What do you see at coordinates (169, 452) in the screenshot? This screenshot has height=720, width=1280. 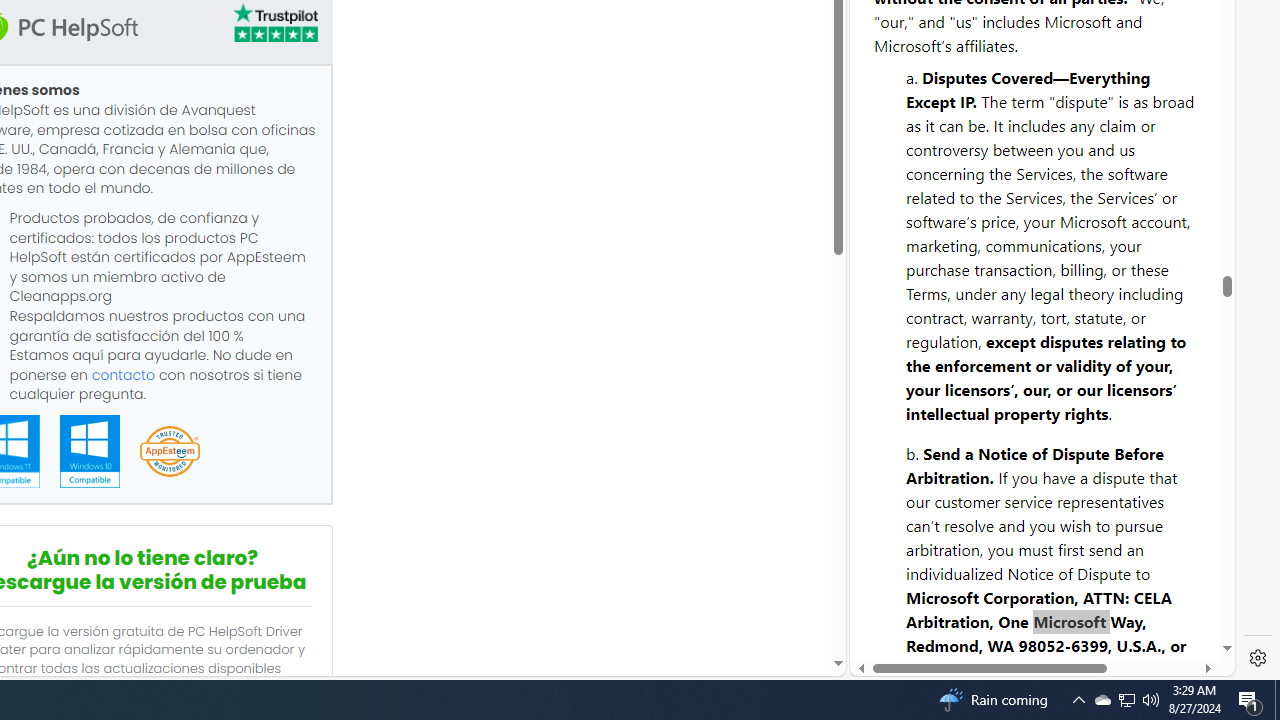 I see `'App Esteem'` at bounding box center [169, 452].